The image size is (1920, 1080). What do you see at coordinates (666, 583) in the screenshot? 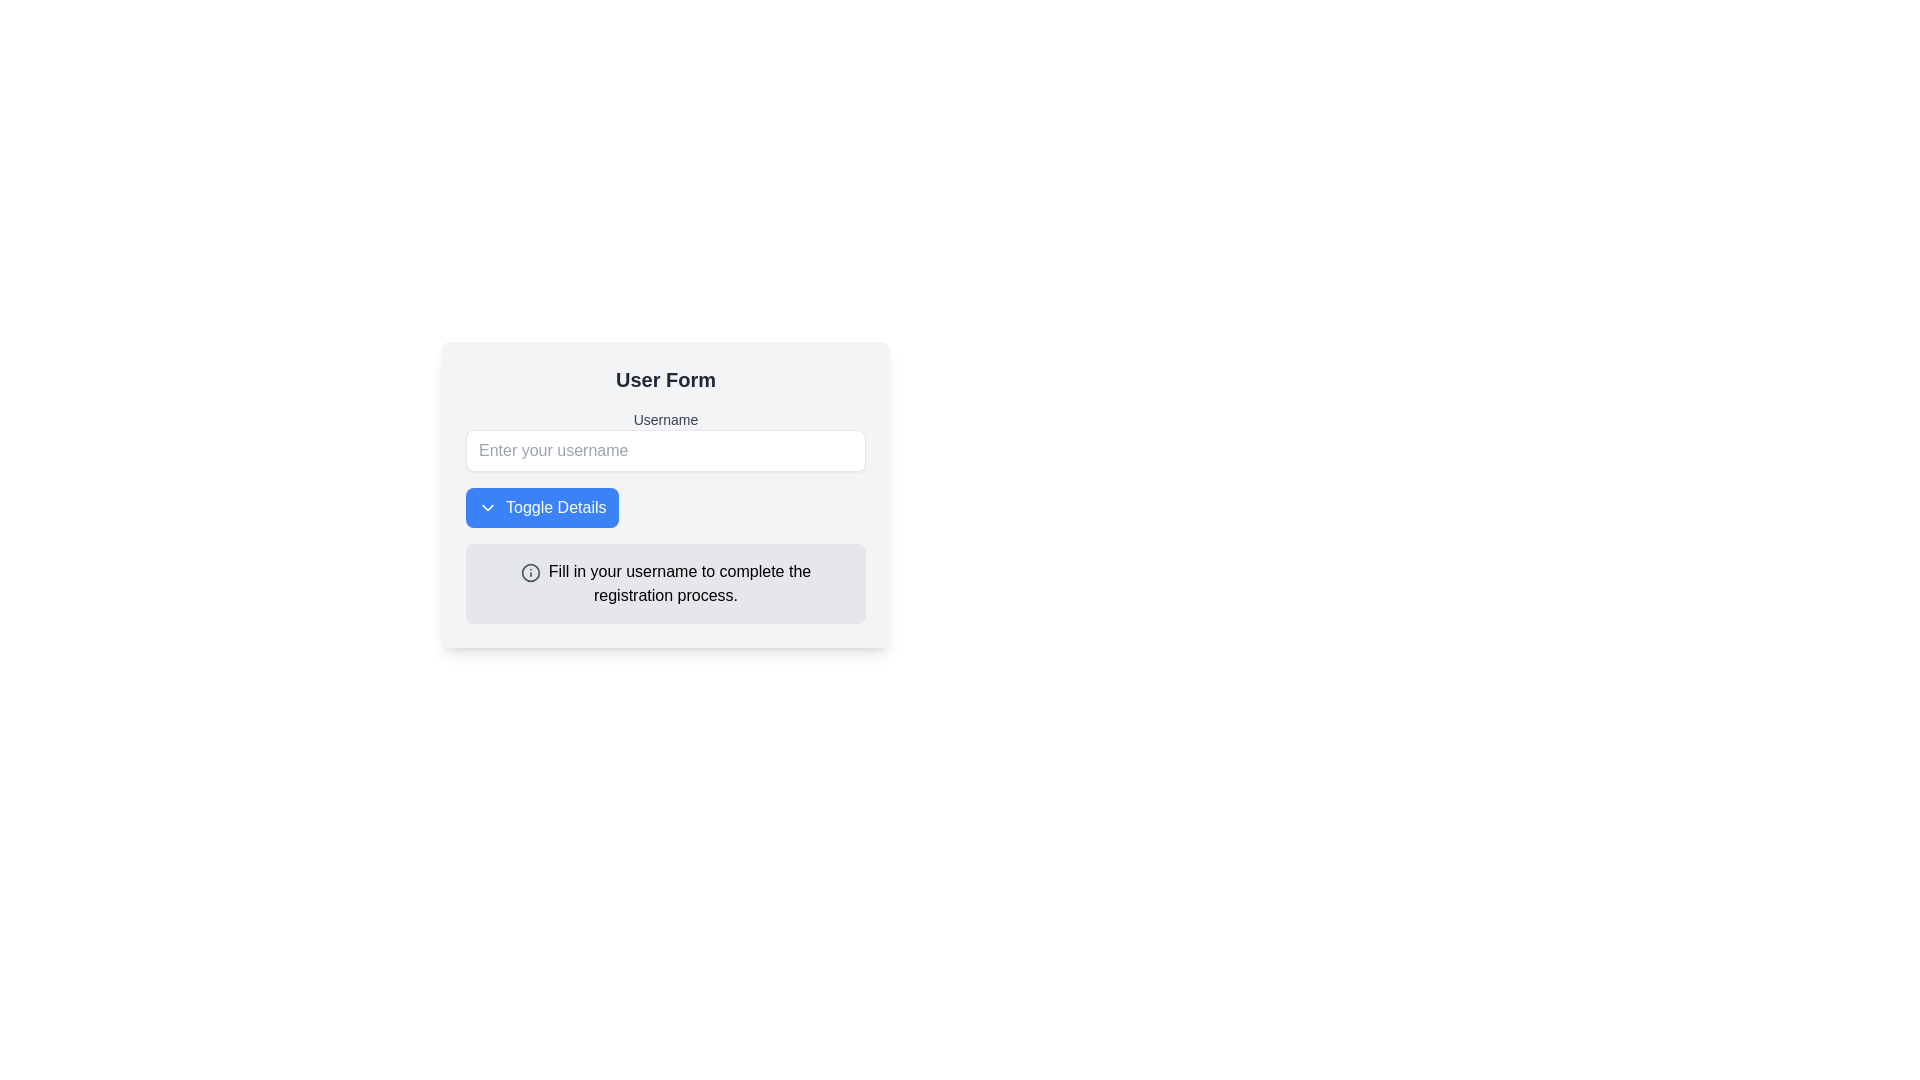
I see `the informational text block with an icon that contains the text 'Fill in your username to complete the registration process.'` at bounding box center [666, 583].